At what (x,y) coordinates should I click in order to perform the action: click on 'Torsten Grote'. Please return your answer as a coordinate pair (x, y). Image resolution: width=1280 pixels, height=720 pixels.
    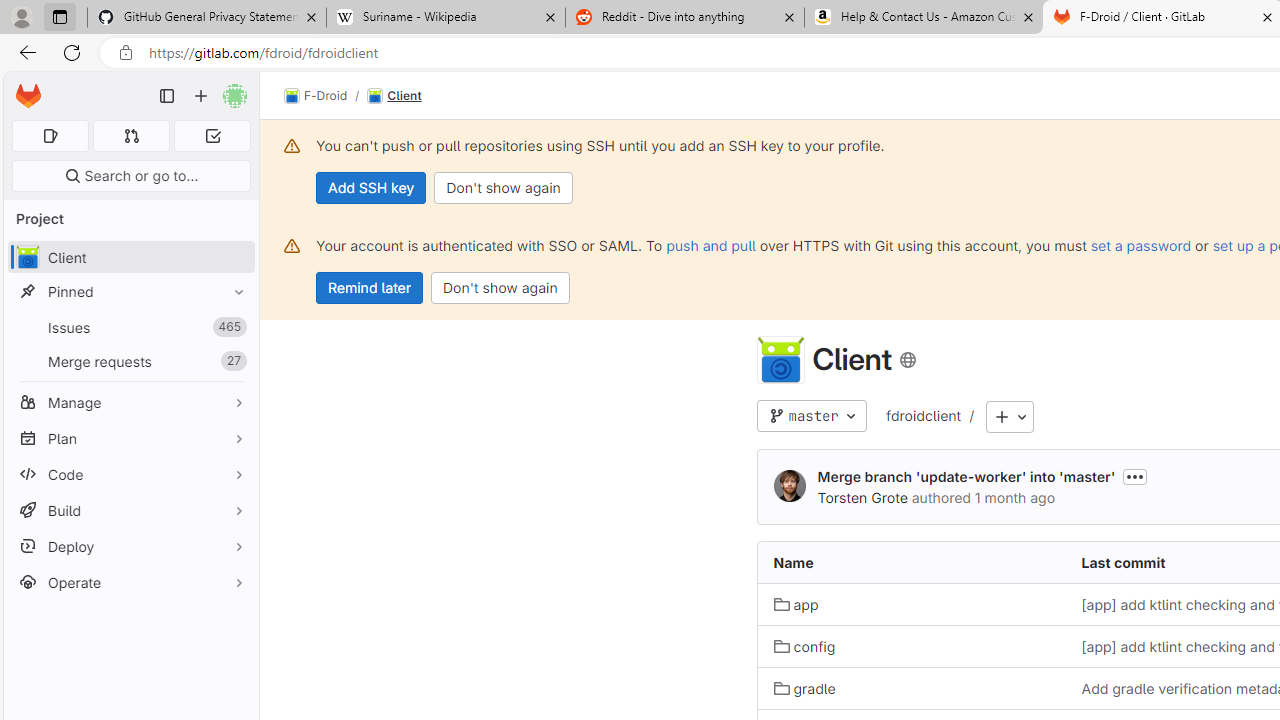
    Looking at the image, I should click on (862, 496).